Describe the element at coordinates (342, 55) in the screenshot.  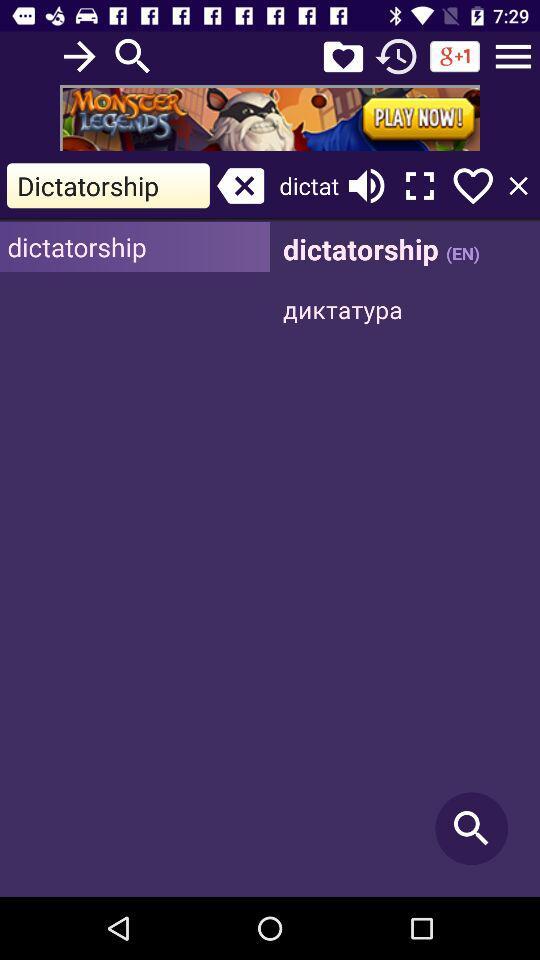
I see `the favorite icon` at that location.